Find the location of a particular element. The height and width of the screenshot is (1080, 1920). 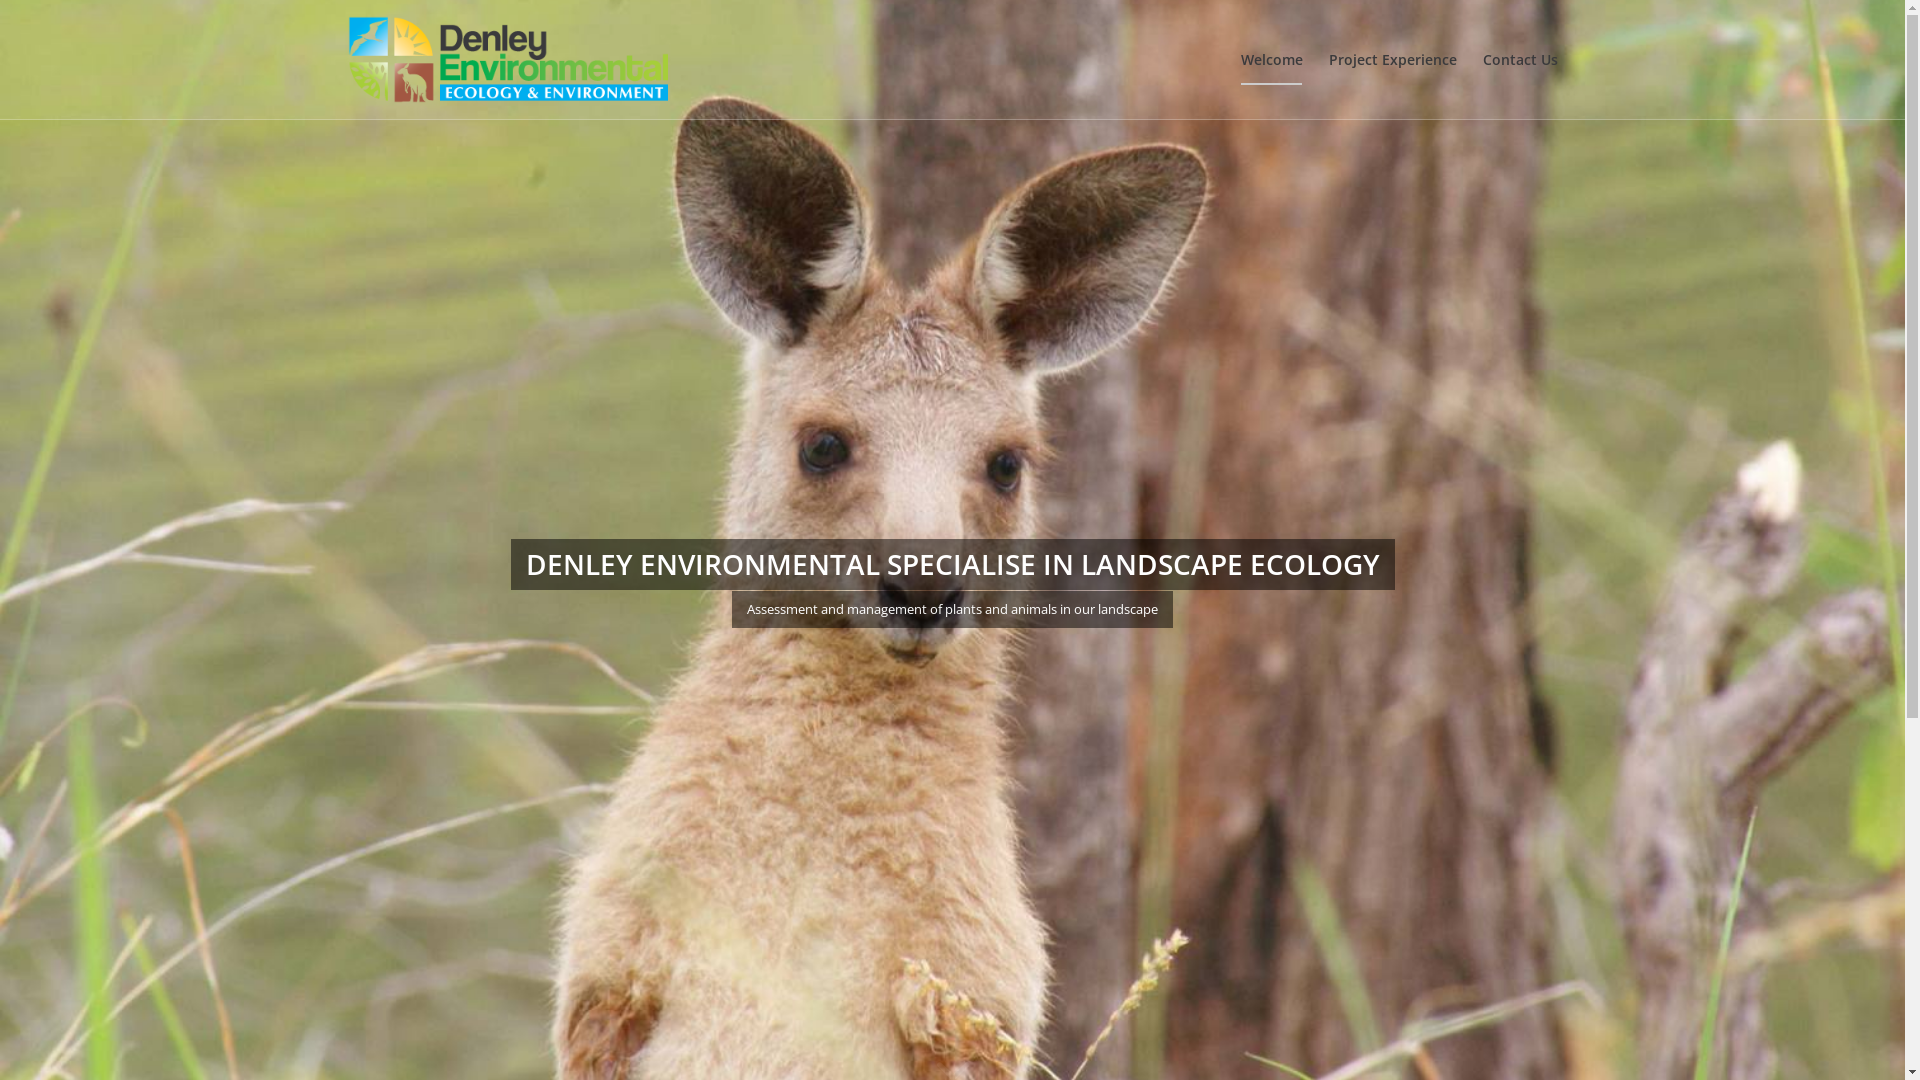

'Contact Us' is located at coordinates (1513, 59).